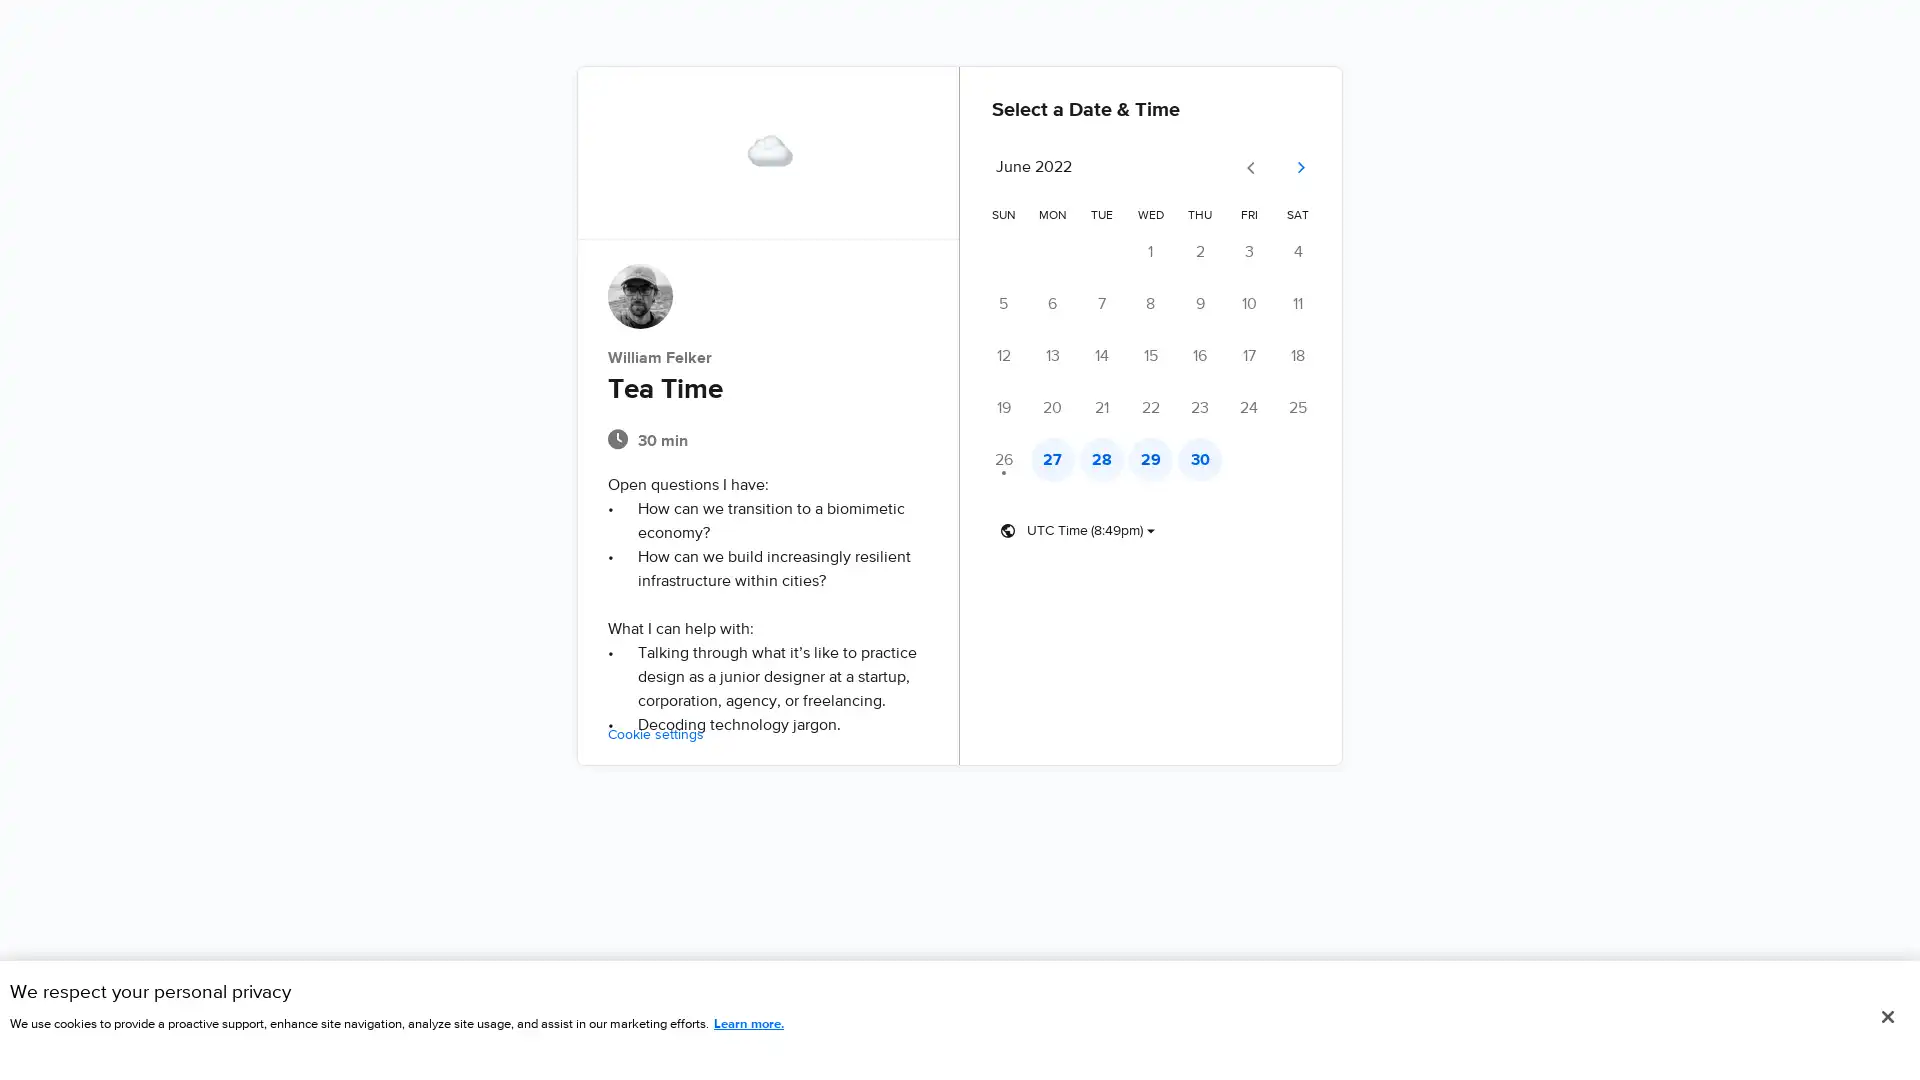 The height and width of the screenshot is (1080, 1920). I want to click on Wednesday, June 29 - Times available, so click(1158, 459).